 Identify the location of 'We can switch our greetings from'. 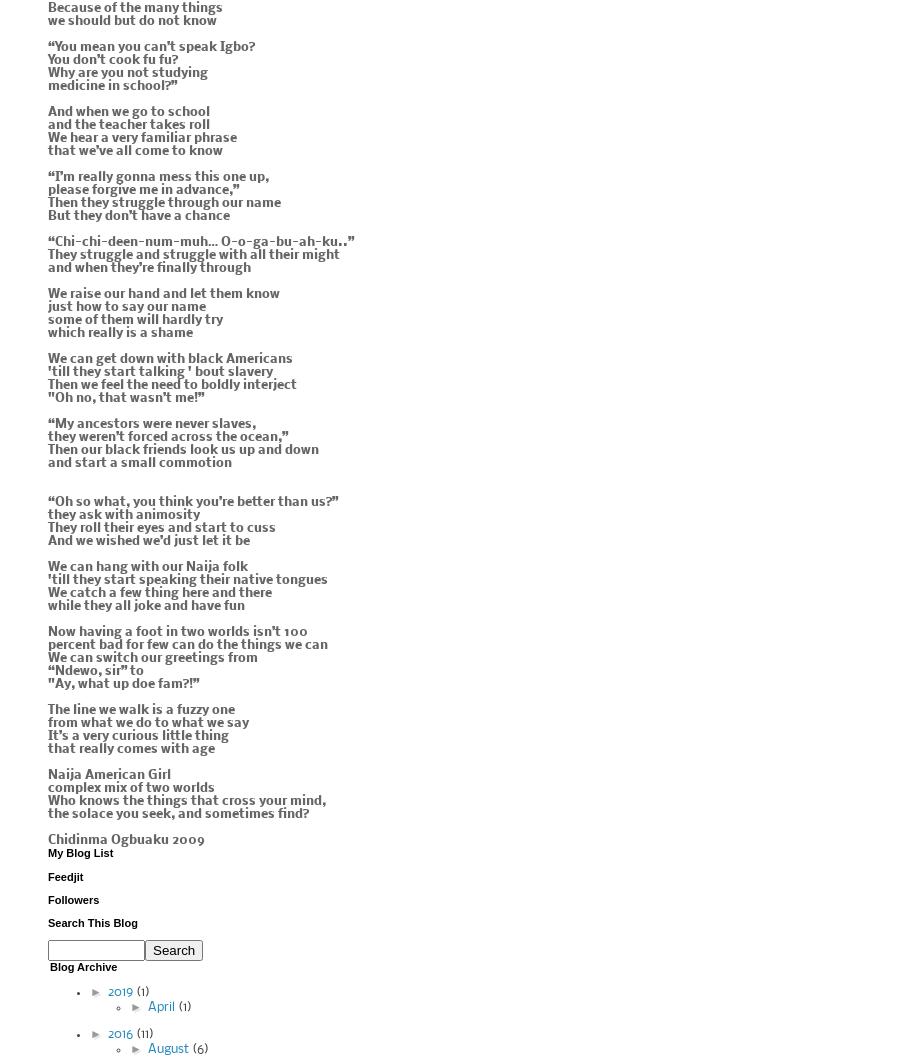
(151, 657).